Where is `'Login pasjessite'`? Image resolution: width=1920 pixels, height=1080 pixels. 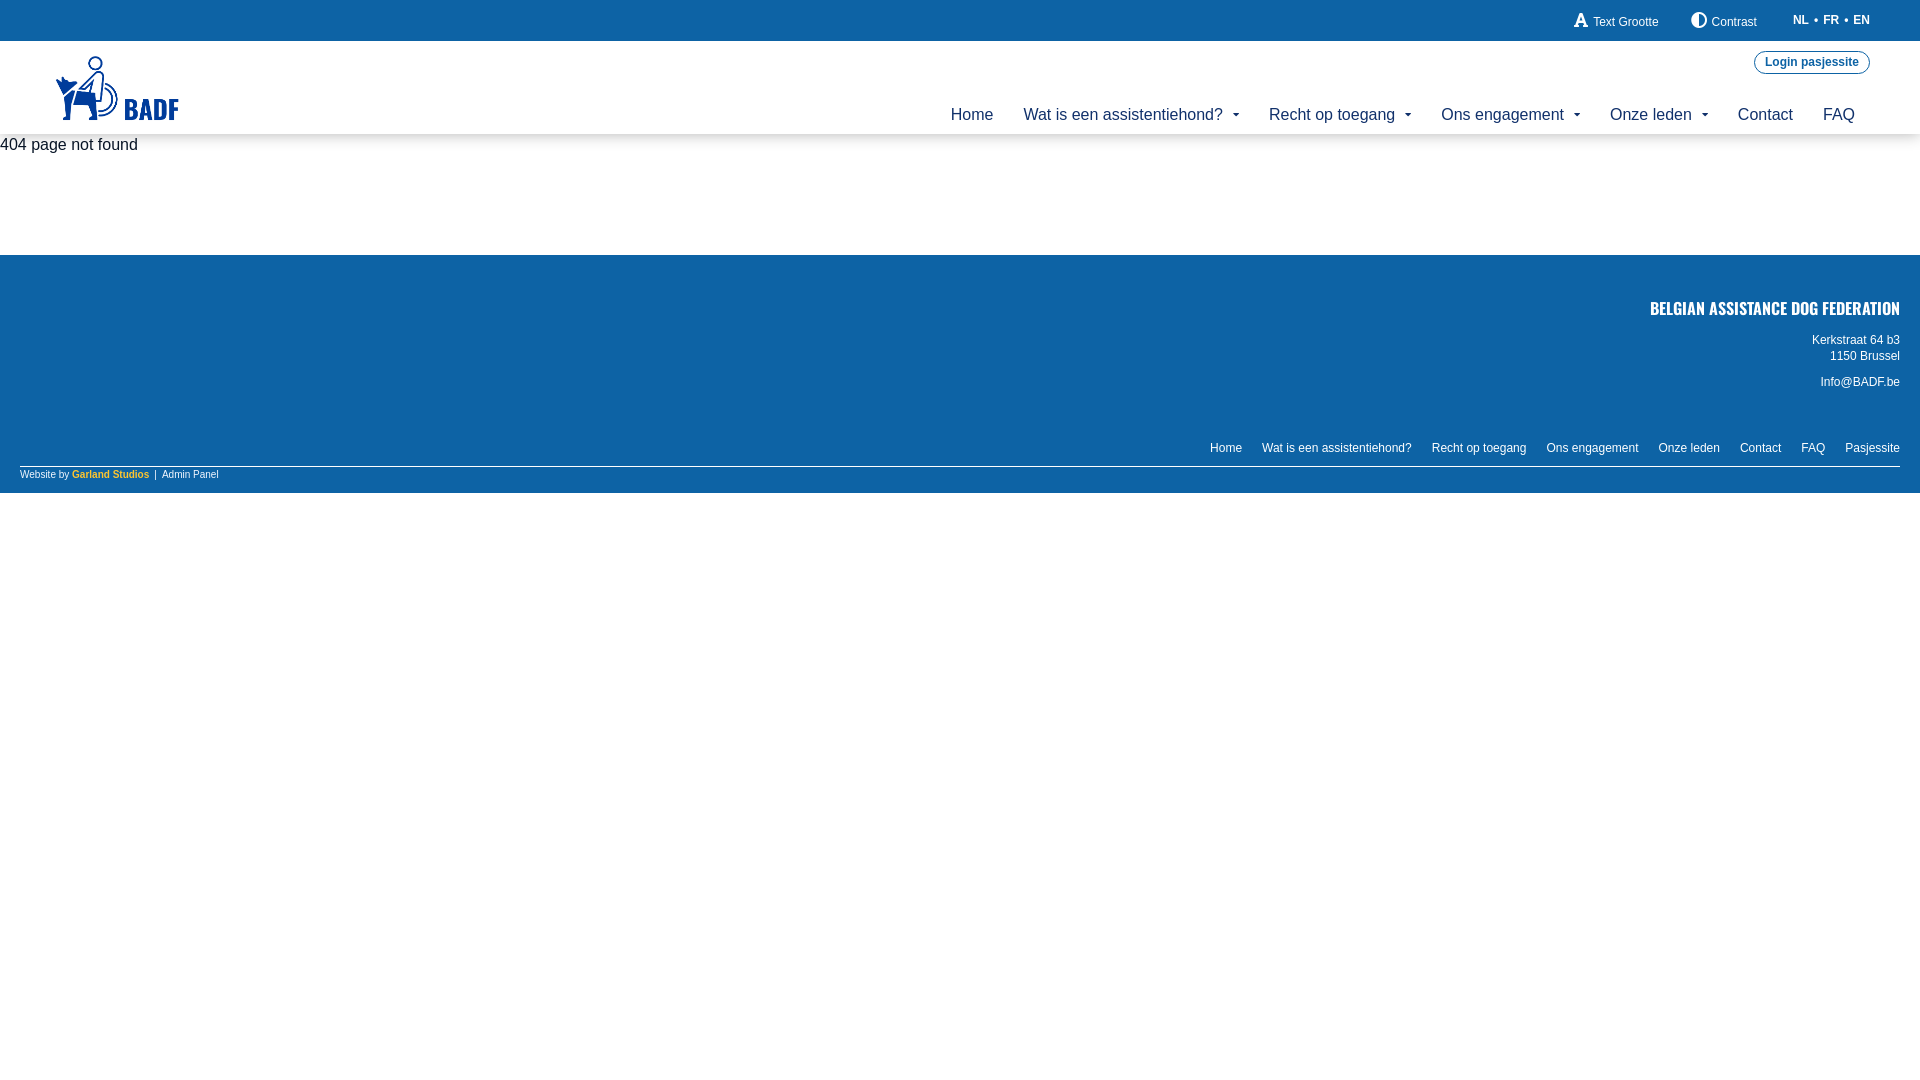
'Login pasjessite' is located at coordinates (1752, 61).